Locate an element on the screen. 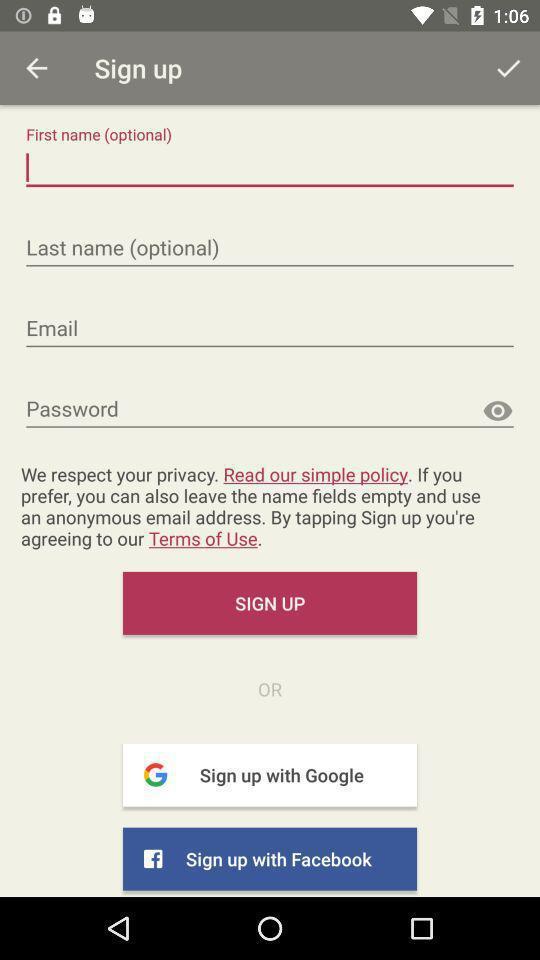 The width and height of the screenshot is (540, 960). the eye image option to the right of the text password is located at coordinates (496, 410).